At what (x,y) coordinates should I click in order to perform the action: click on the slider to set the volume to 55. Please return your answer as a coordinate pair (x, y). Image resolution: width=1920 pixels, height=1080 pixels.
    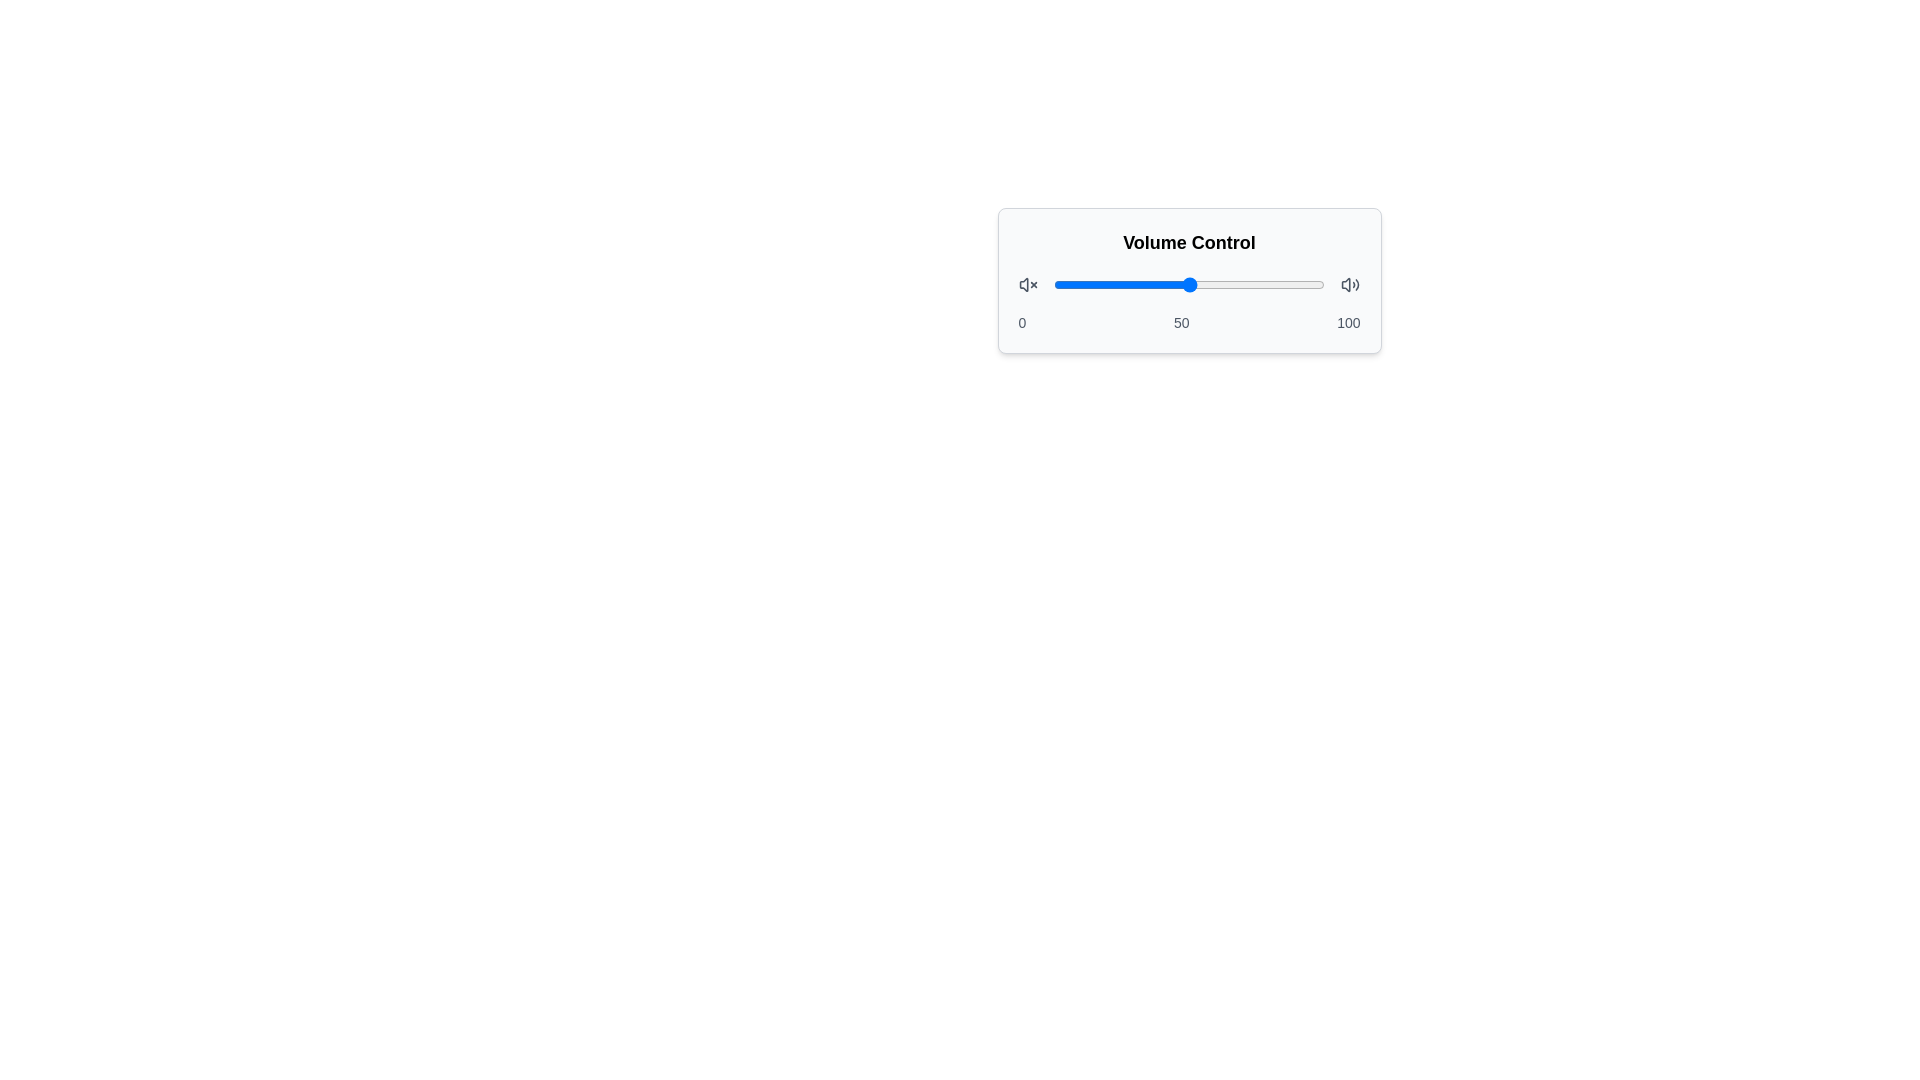
    Looking at the image, I should click on (1202, 285).